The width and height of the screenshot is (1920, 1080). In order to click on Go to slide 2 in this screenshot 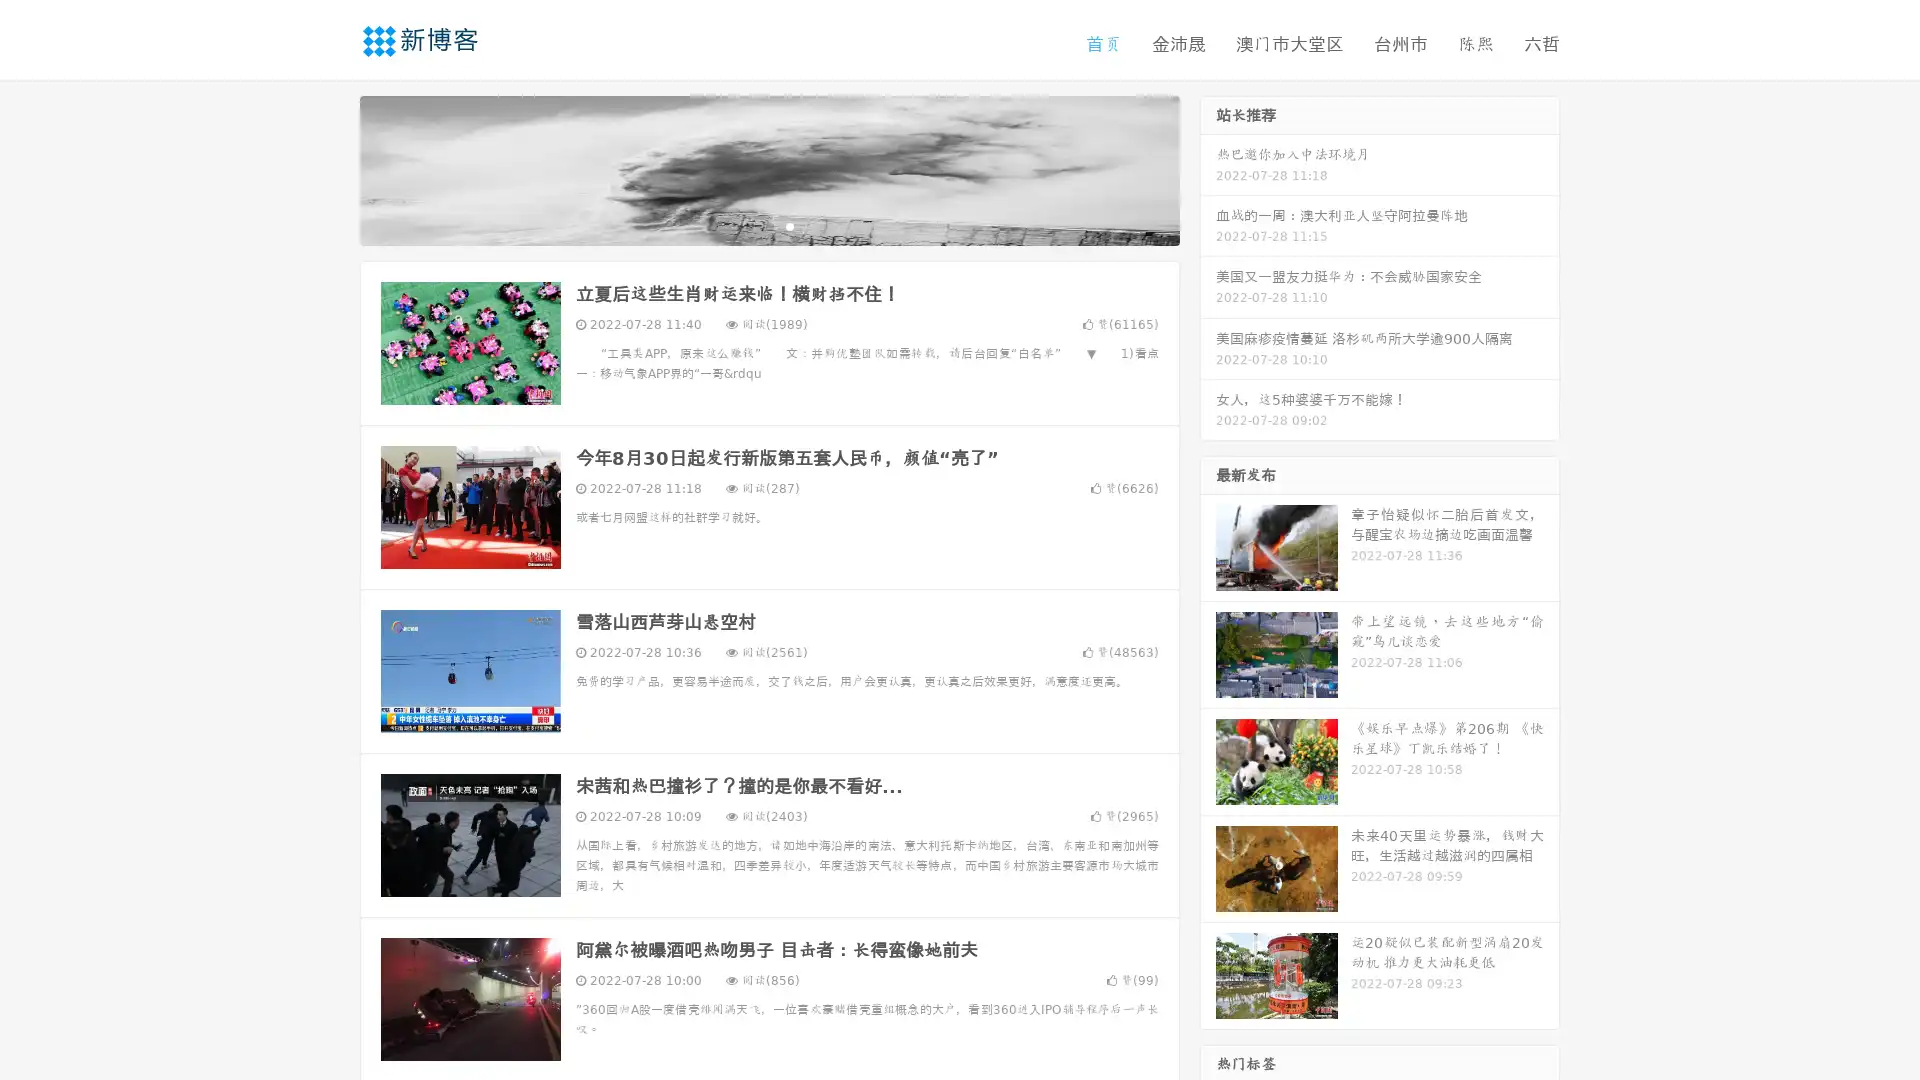, I will do `click(768, 225)`.